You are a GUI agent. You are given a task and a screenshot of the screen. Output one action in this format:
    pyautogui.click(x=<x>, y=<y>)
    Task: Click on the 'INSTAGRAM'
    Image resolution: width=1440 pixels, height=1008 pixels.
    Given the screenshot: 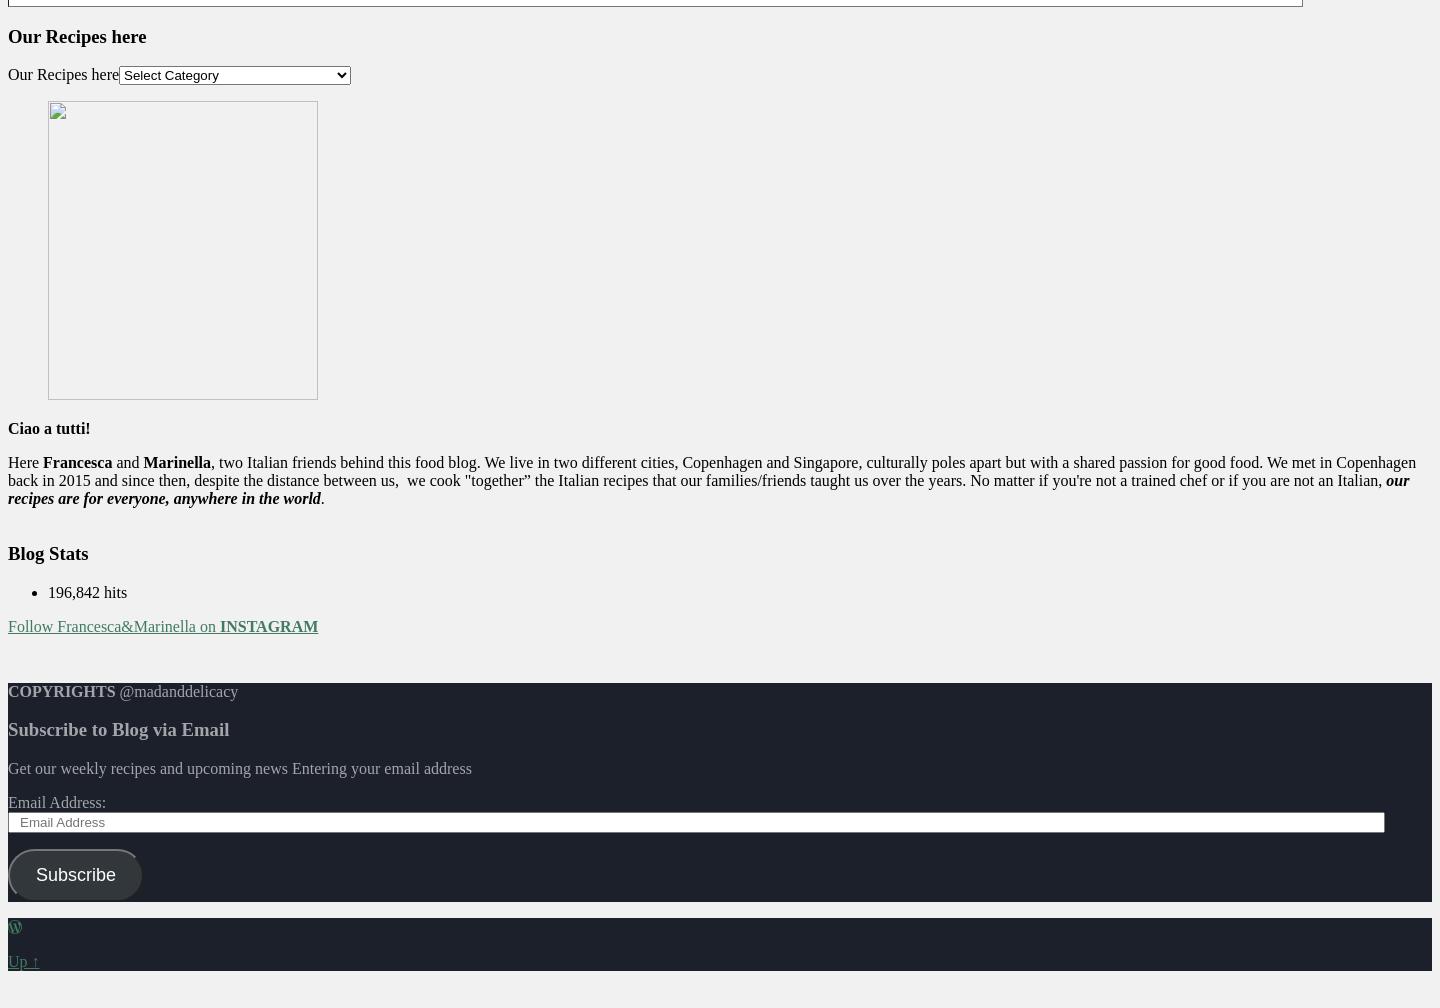 What is the action you would take?
    pyautogui.click(x=267, y=625)
    